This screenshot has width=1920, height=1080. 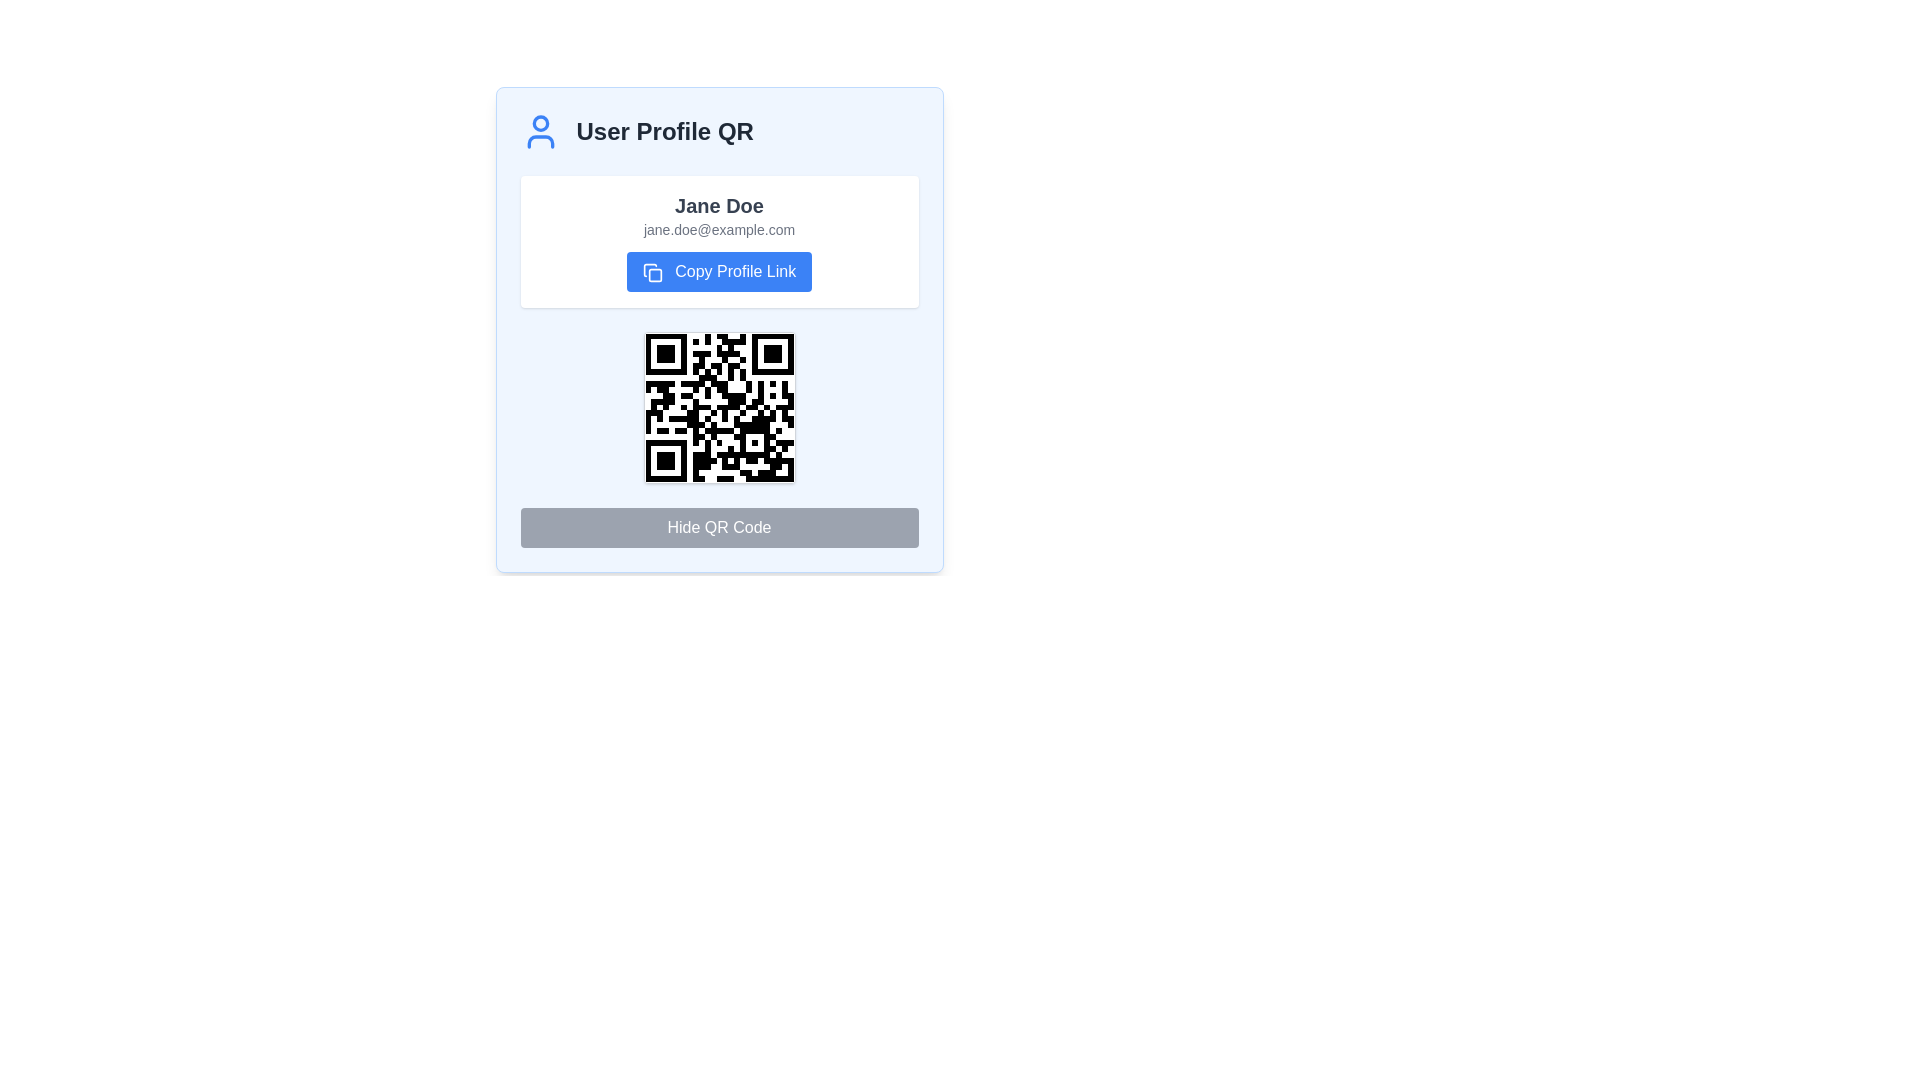 I want to click on the text label displaying 'Jane Doe', which is a bold, gray-colored label larger than the surrounding text, located within the profile card UI component, so click(x=719, y=205).